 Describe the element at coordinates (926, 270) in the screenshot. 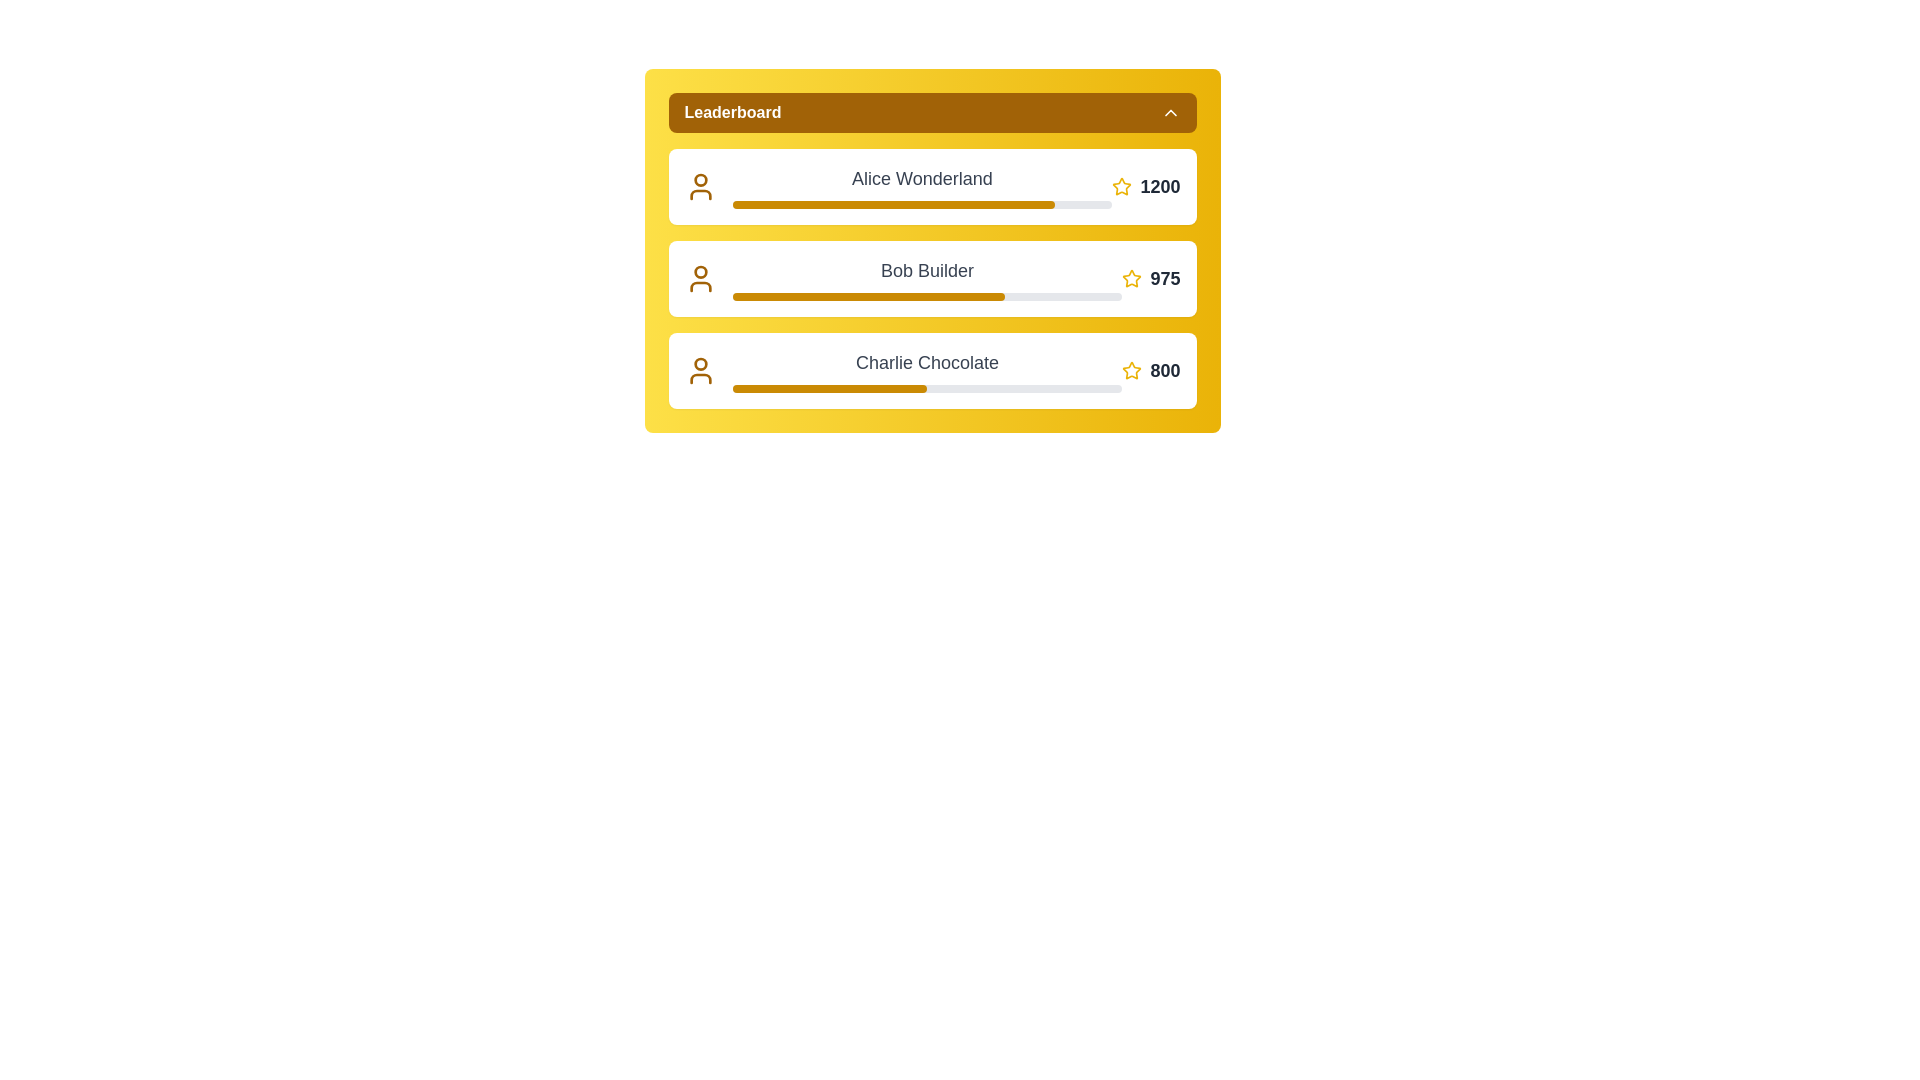

I see `text label displaying the username 'Bob Builder', which is located in the second row of the leaderboard panel, centrally aligned between 'Alice Wonderland' and 'Charlie Chocolate'` at that location.